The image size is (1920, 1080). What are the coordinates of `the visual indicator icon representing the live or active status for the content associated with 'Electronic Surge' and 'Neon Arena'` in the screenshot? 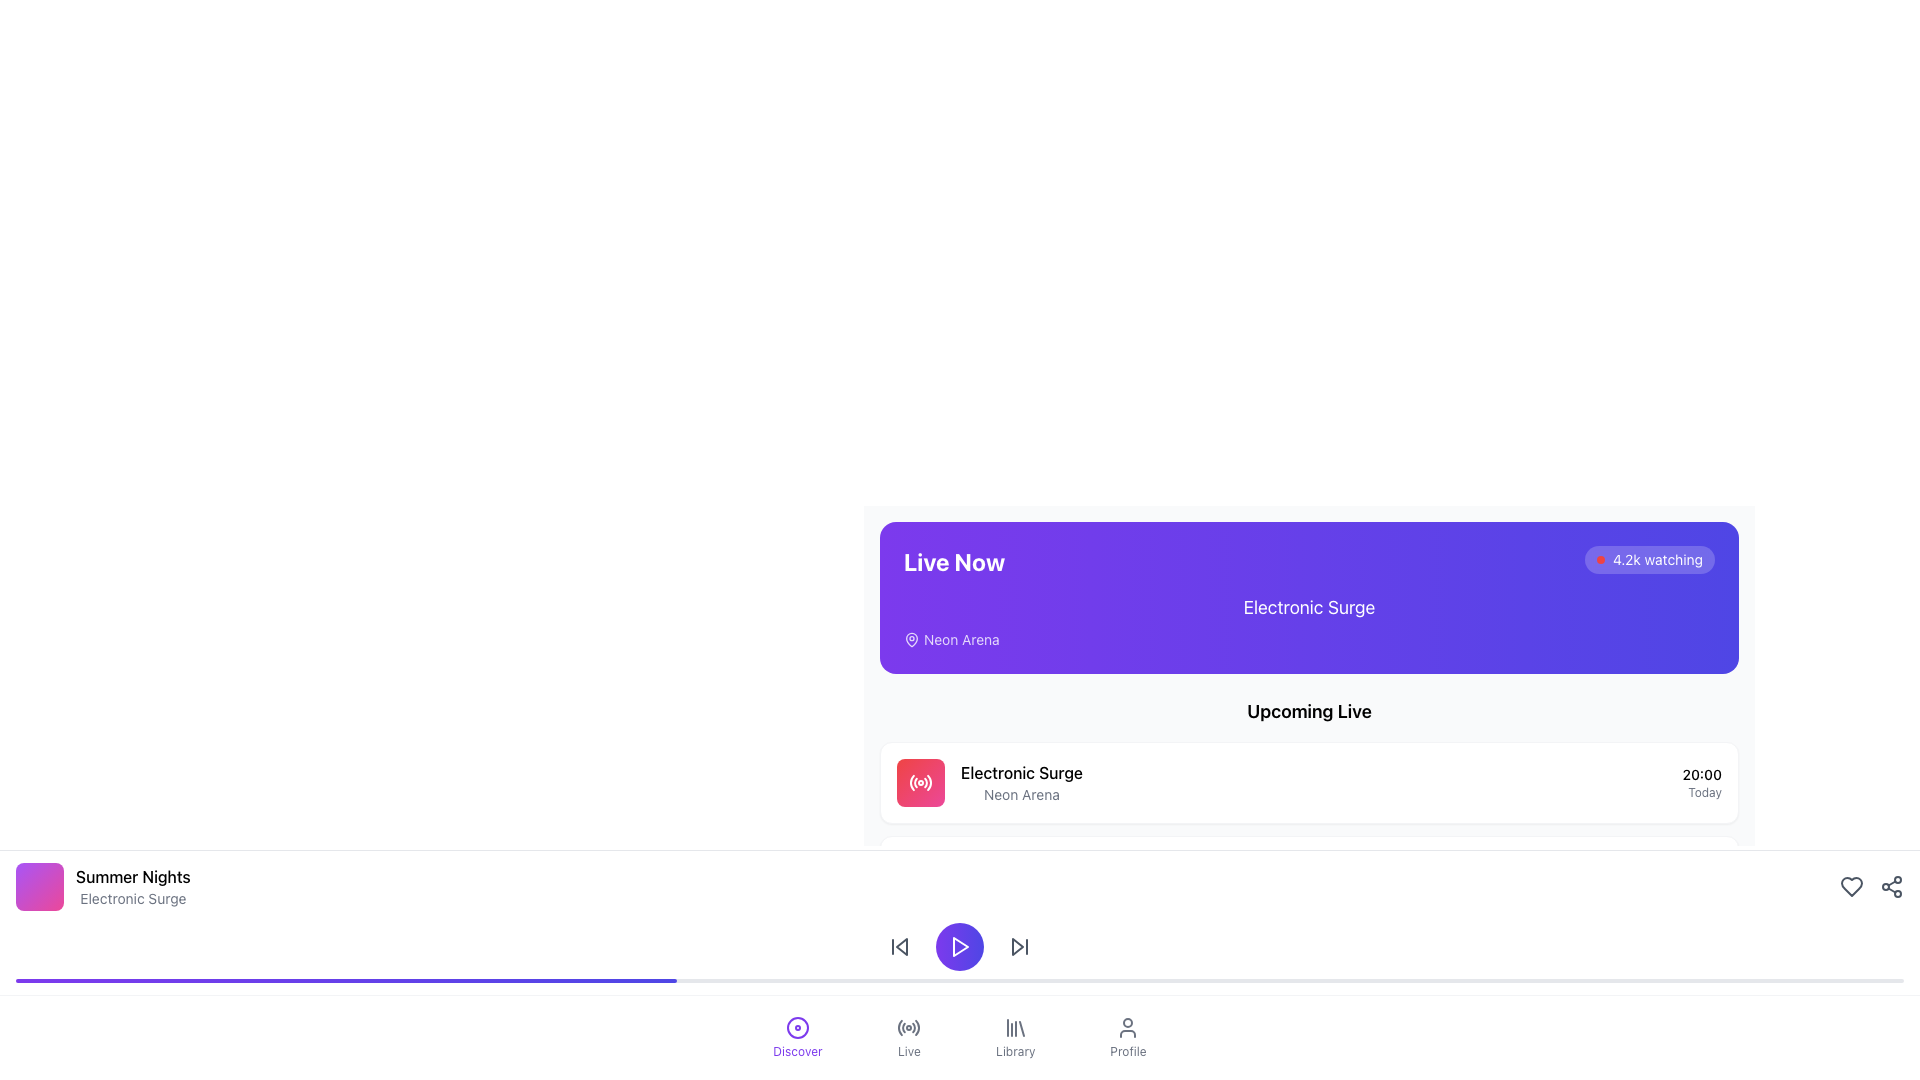 It's located at (920, 782).